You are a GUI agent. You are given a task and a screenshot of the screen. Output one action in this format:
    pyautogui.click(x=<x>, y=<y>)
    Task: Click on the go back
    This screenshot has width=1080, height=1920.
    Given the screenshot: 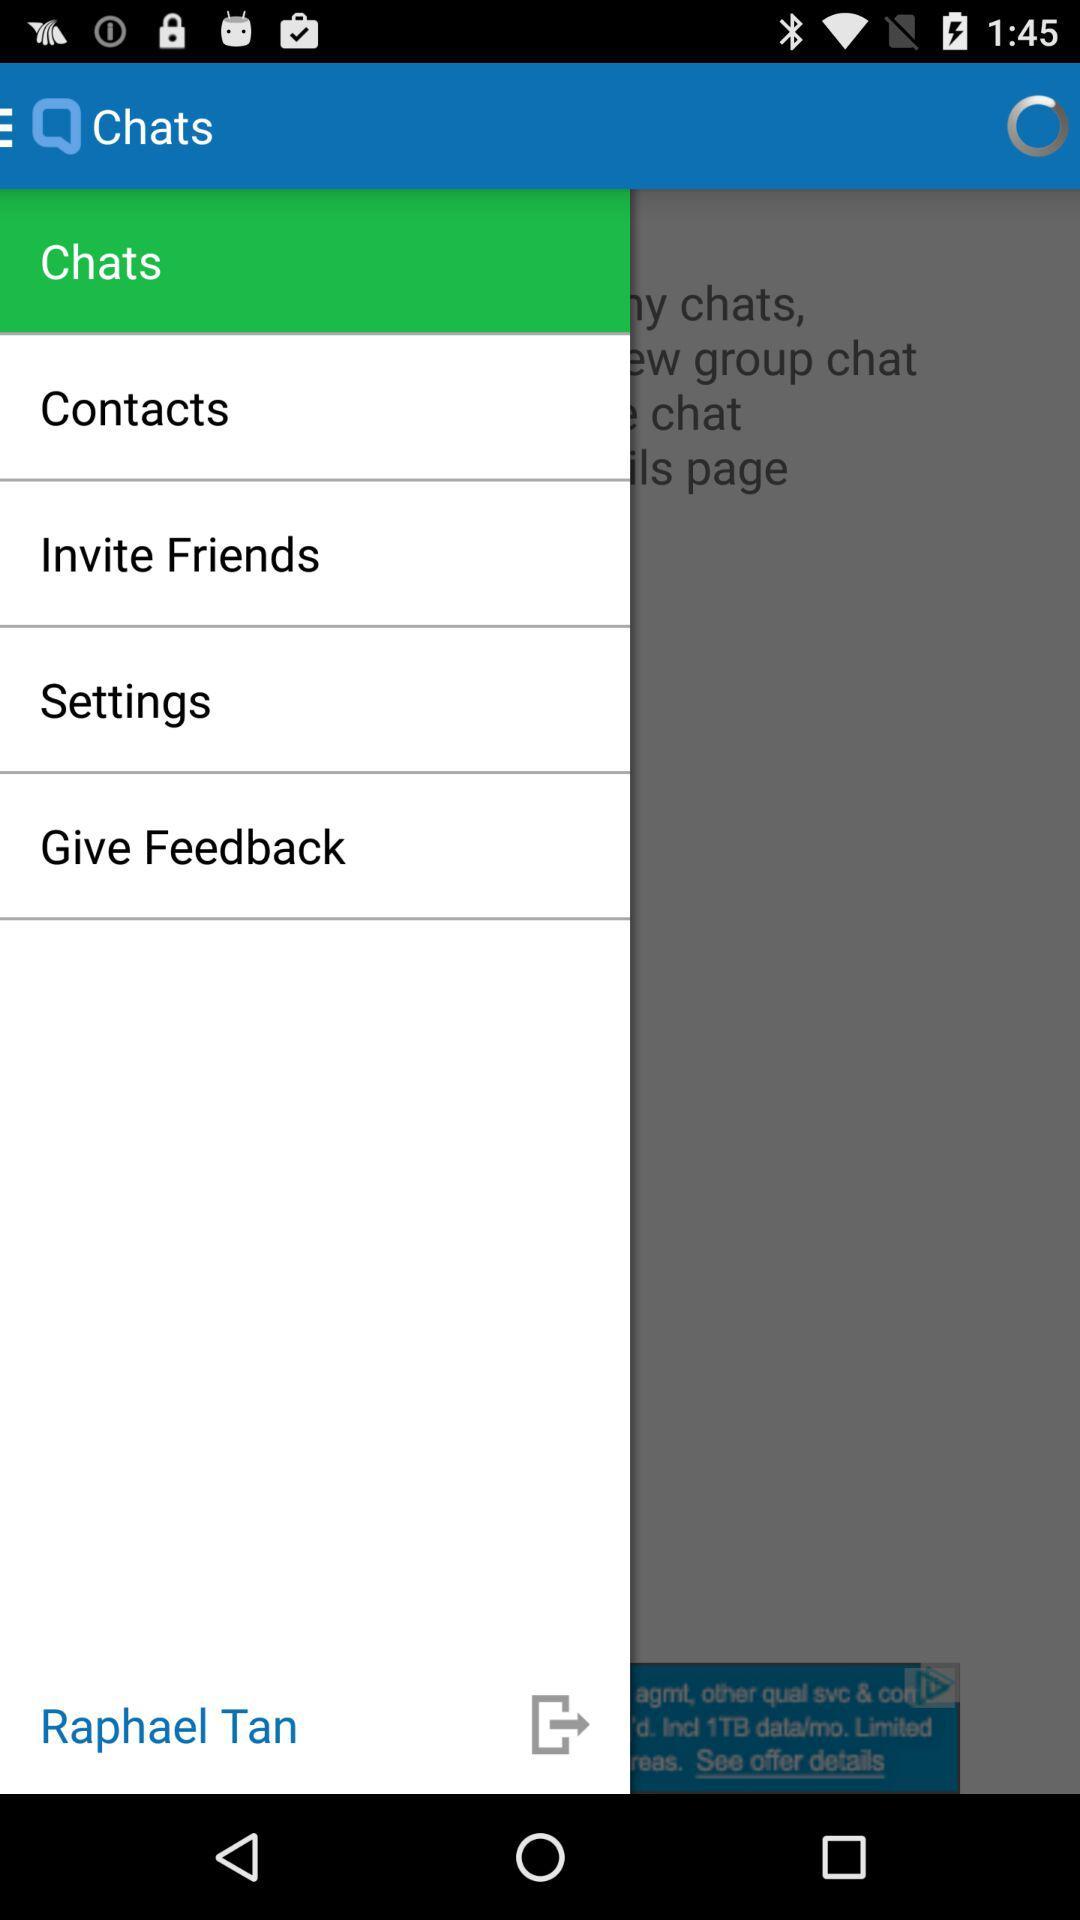 What is the action you would take?
    pyautogui.click(x=560, y=1723)
    